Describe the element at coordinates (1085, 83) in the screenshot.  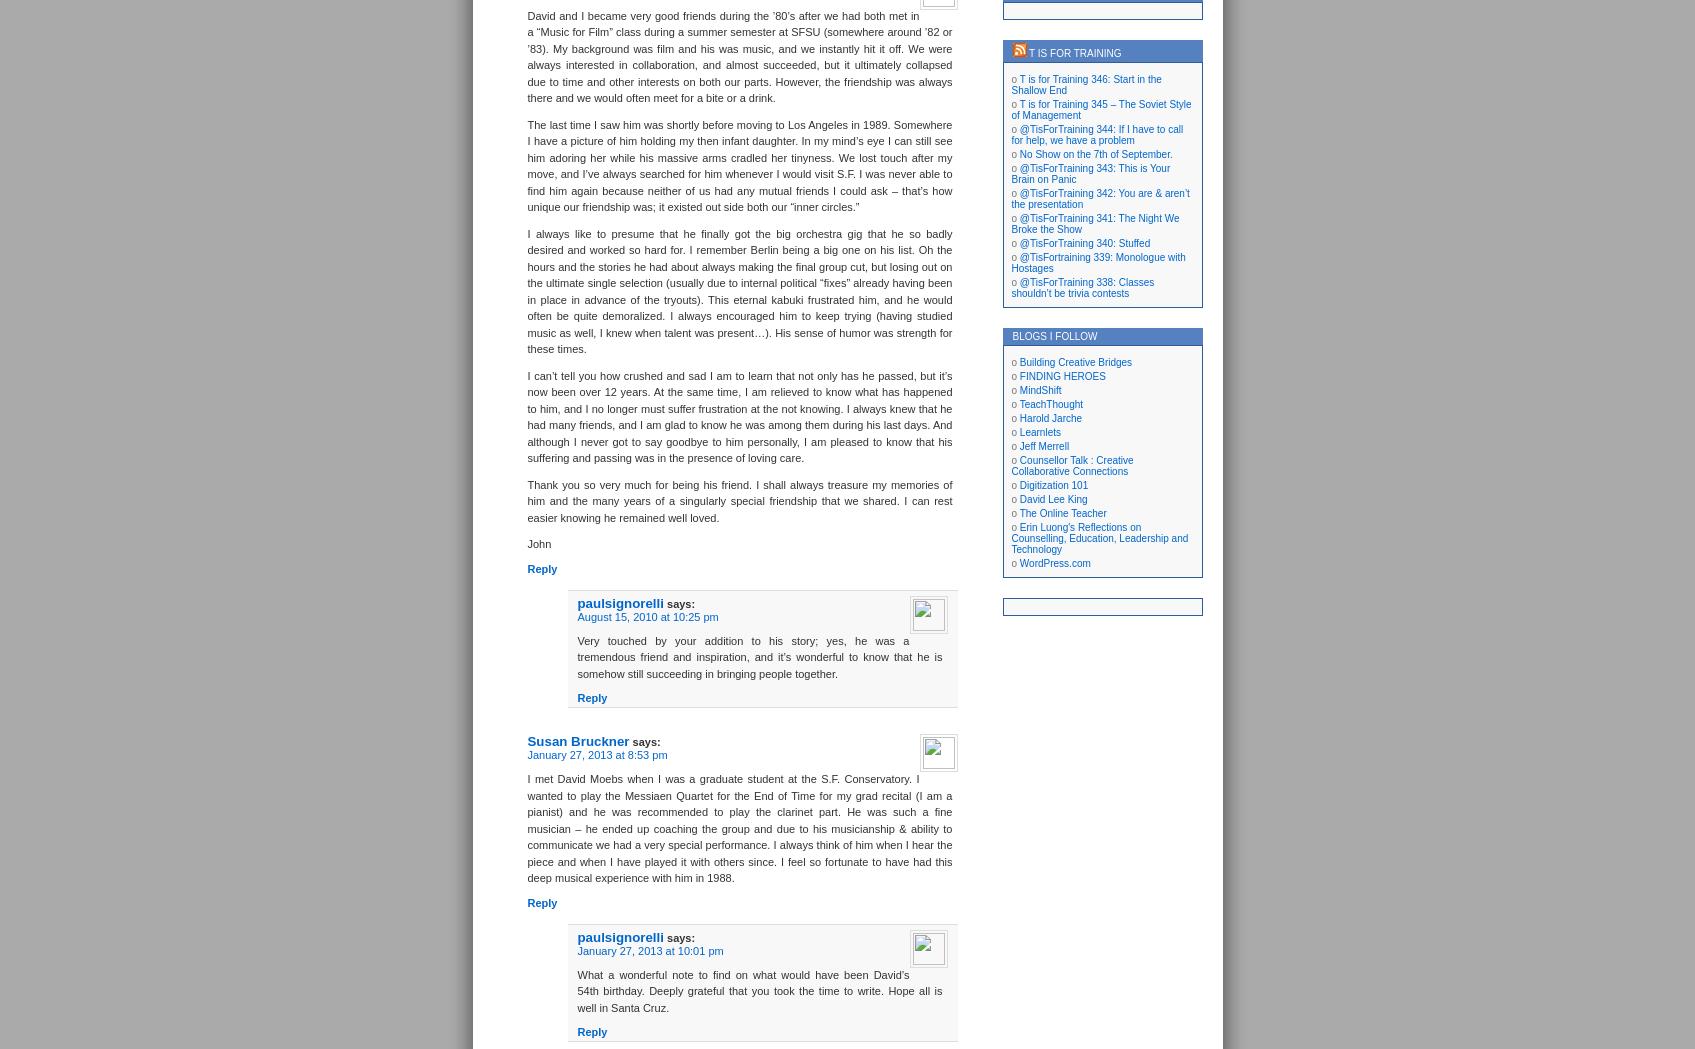
I see `'T is for Training 346: Start in the Shallow End'` at that location.